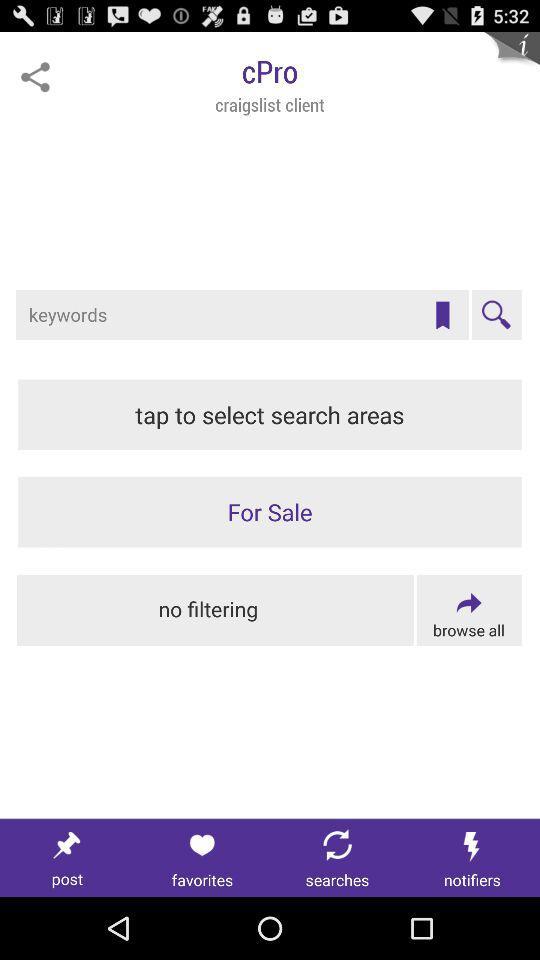 The height and width of the screenshot is (960, 540). Describe the element at coordinates (202, 857) in the screenshot. I see `favorites` at that location.